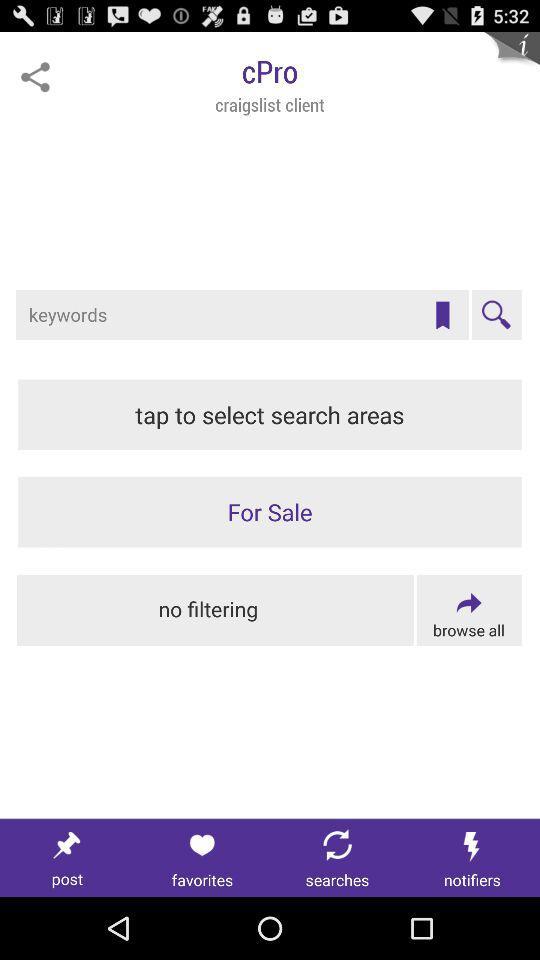 The height and width of the screenshot is (960, 540). Describe the element at coordinates (202, 857) in the screenshot. I see `favorites` at that location.